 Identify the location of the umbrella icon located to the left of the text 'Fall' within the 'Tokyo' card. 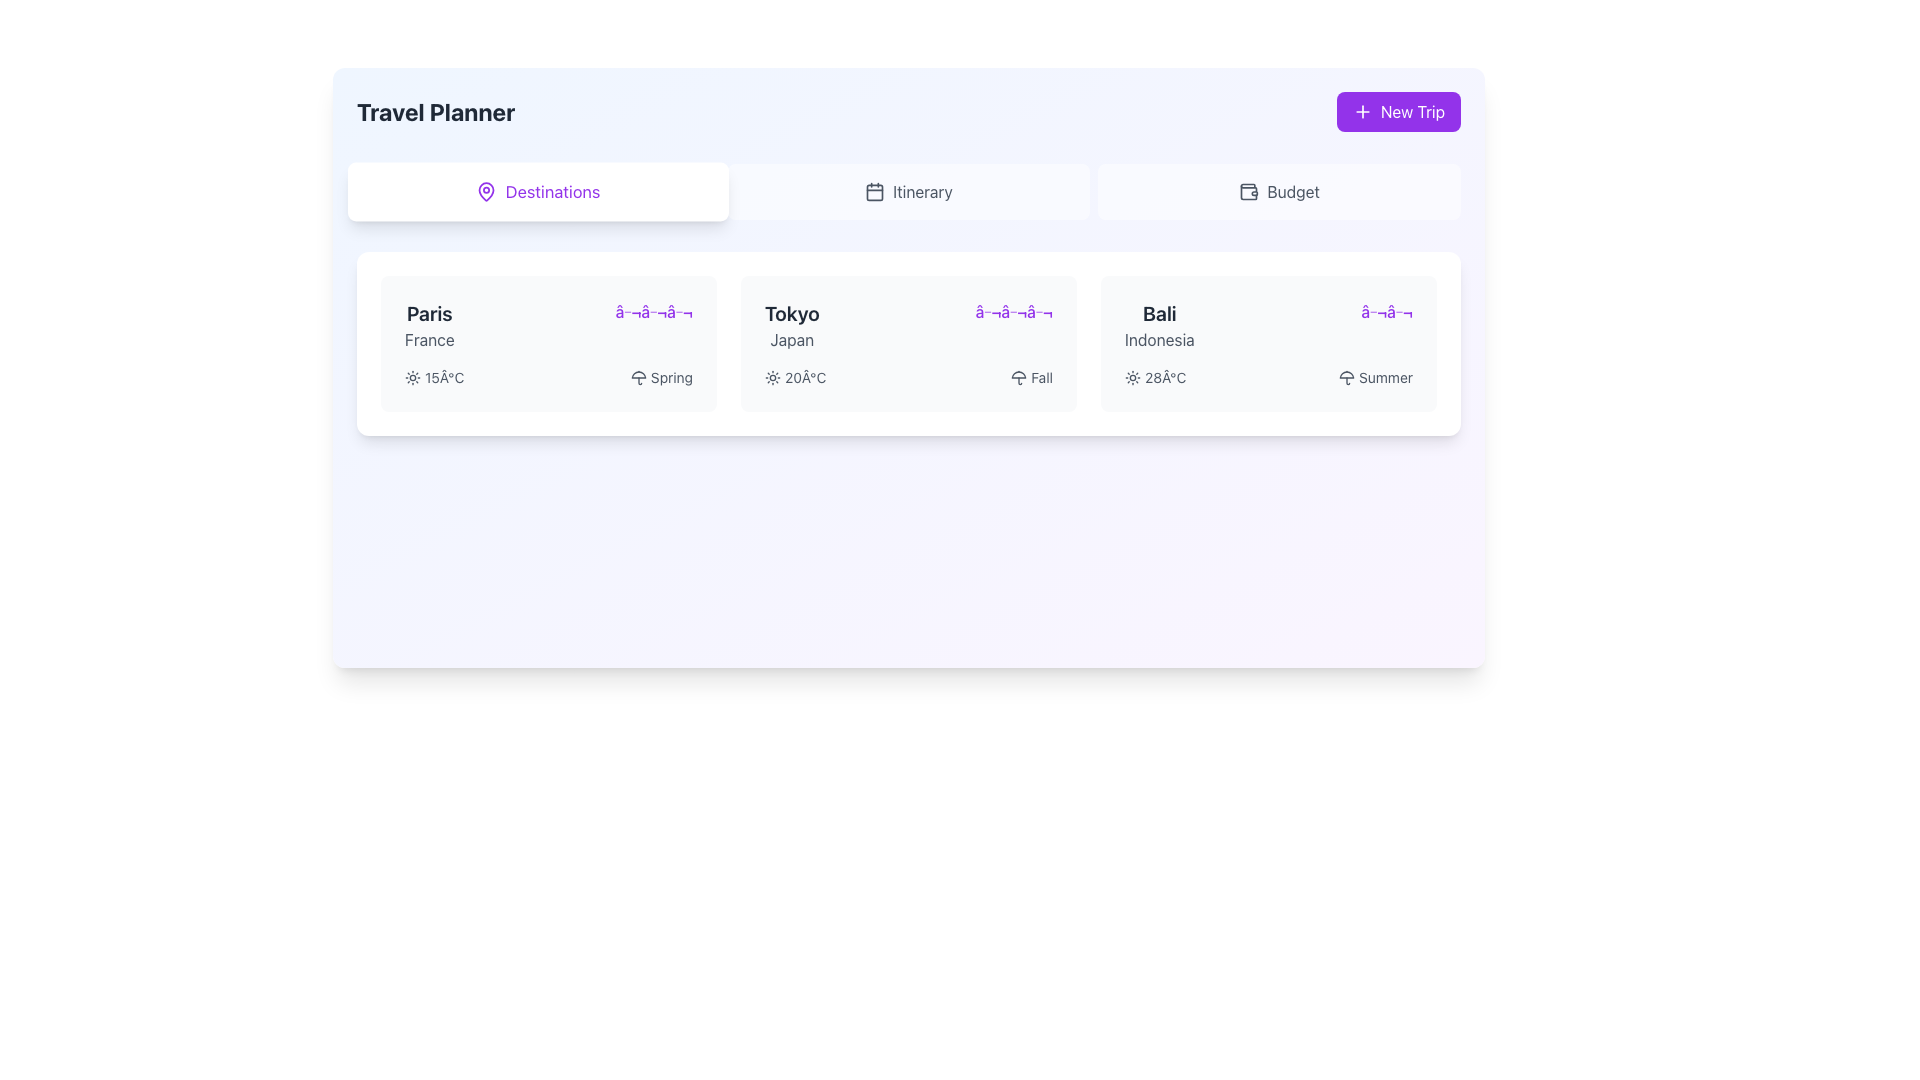
(1019, 378).